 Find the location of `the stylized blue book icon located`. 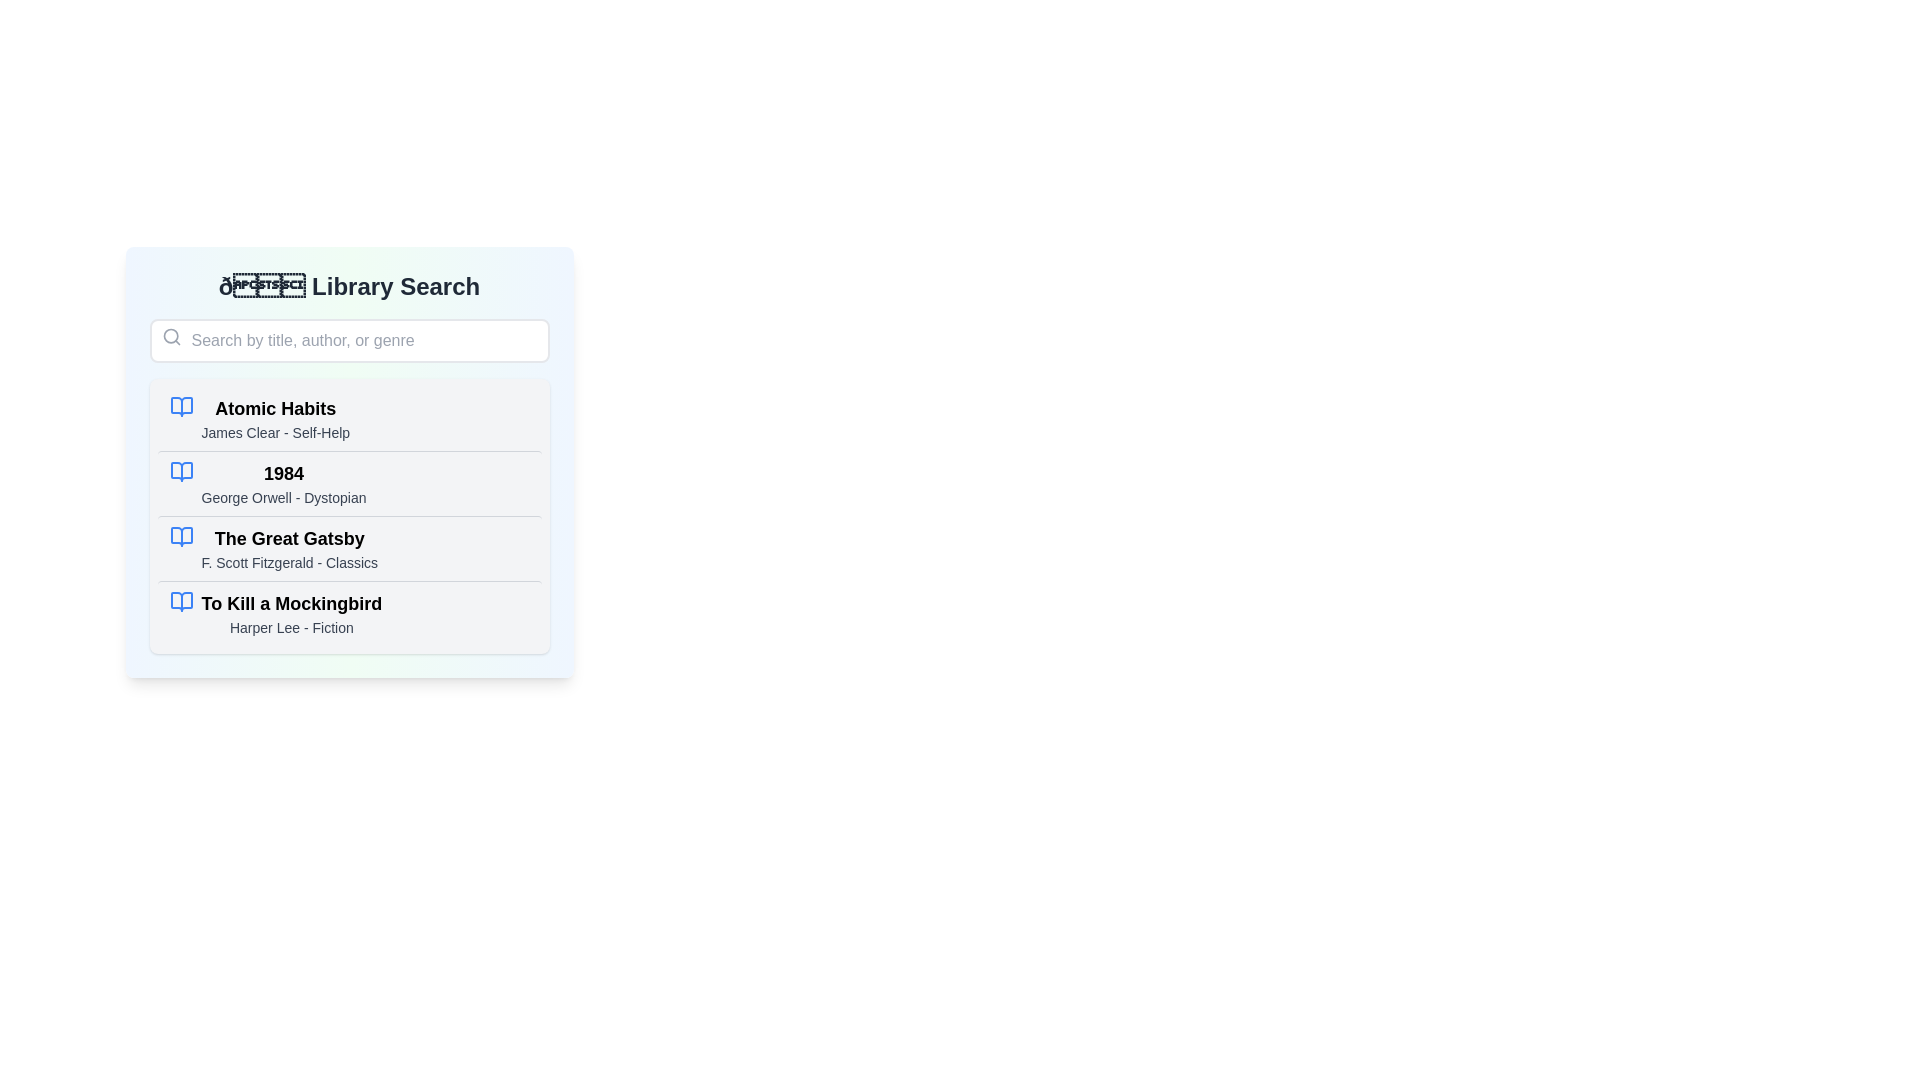

the stylized blue book icon located is located at coordinates (181, 471).